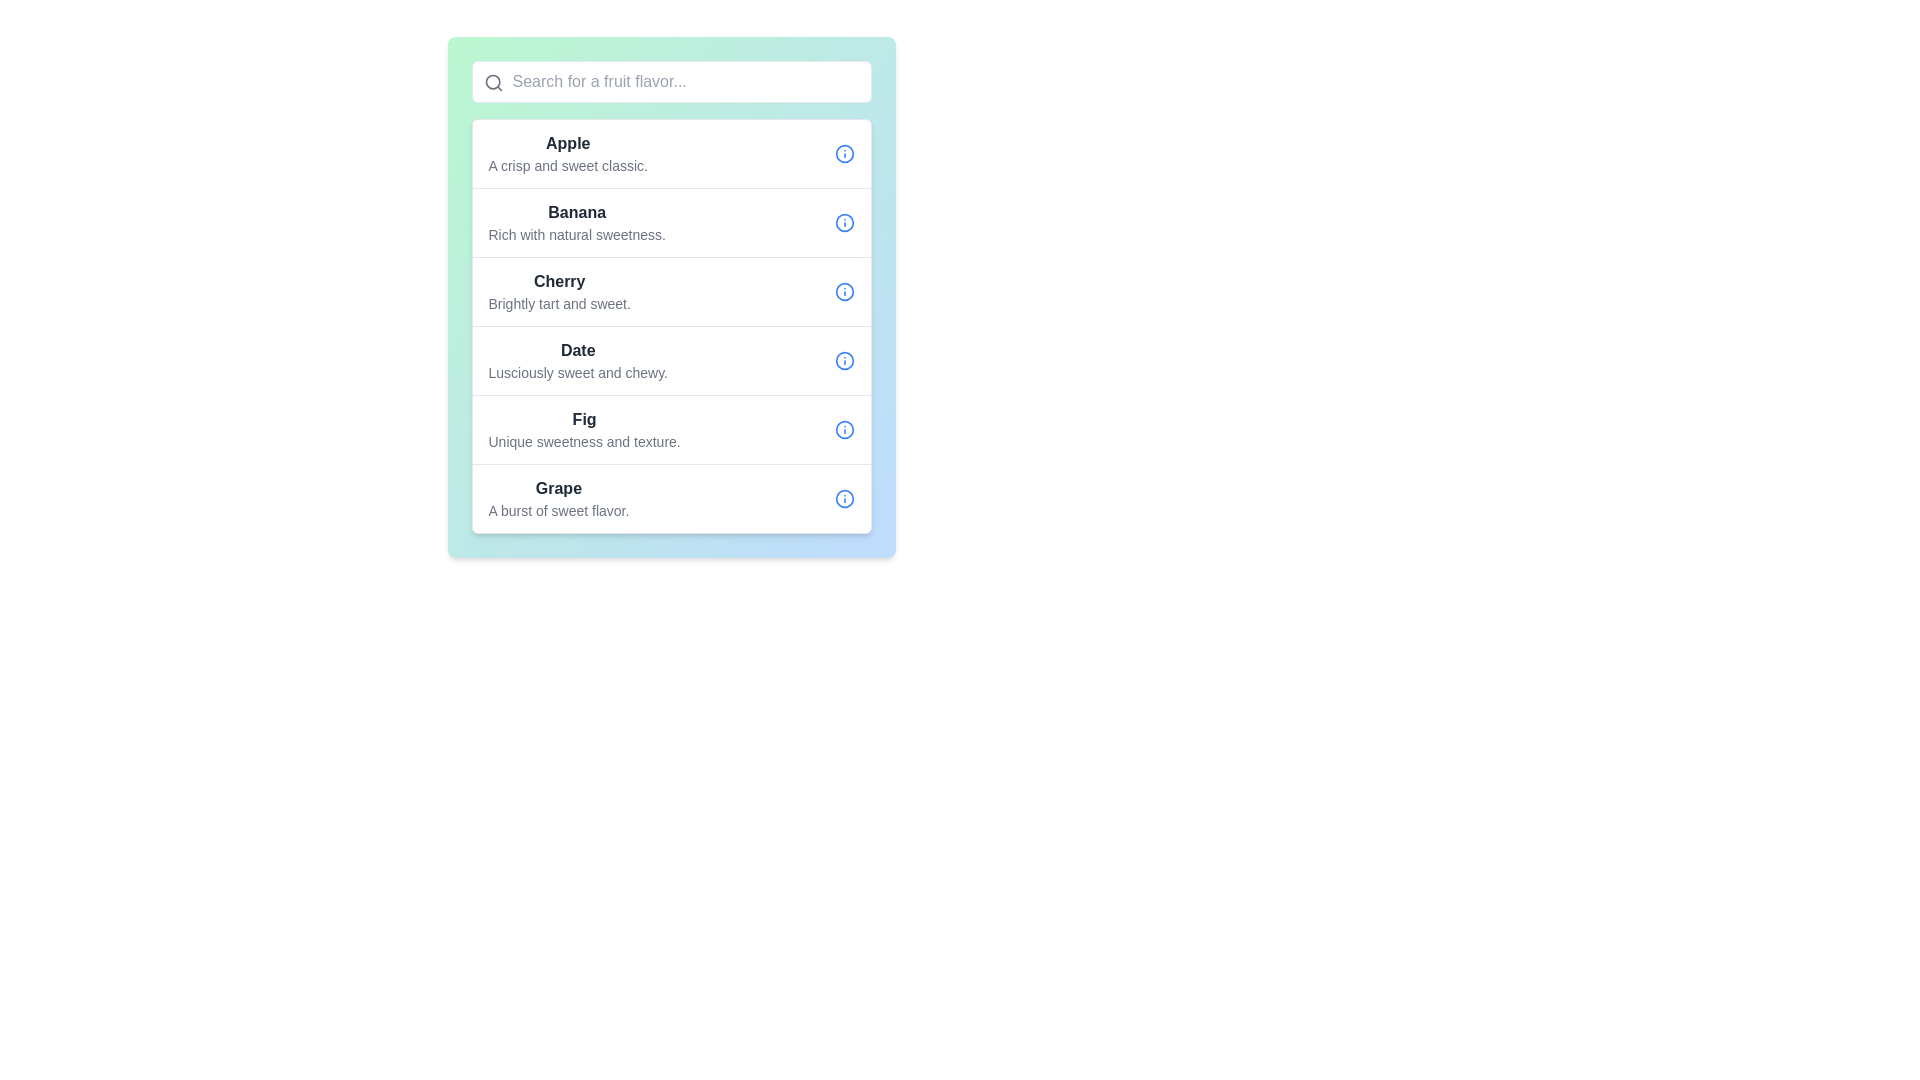  What do you see at coordinates (558, 489) in the screenshot?
I see `the bold dark gray text element displaying 'Grape', which is positioned at the top of the entry for 'Grape' in the list` at bounding box center [558, 489].